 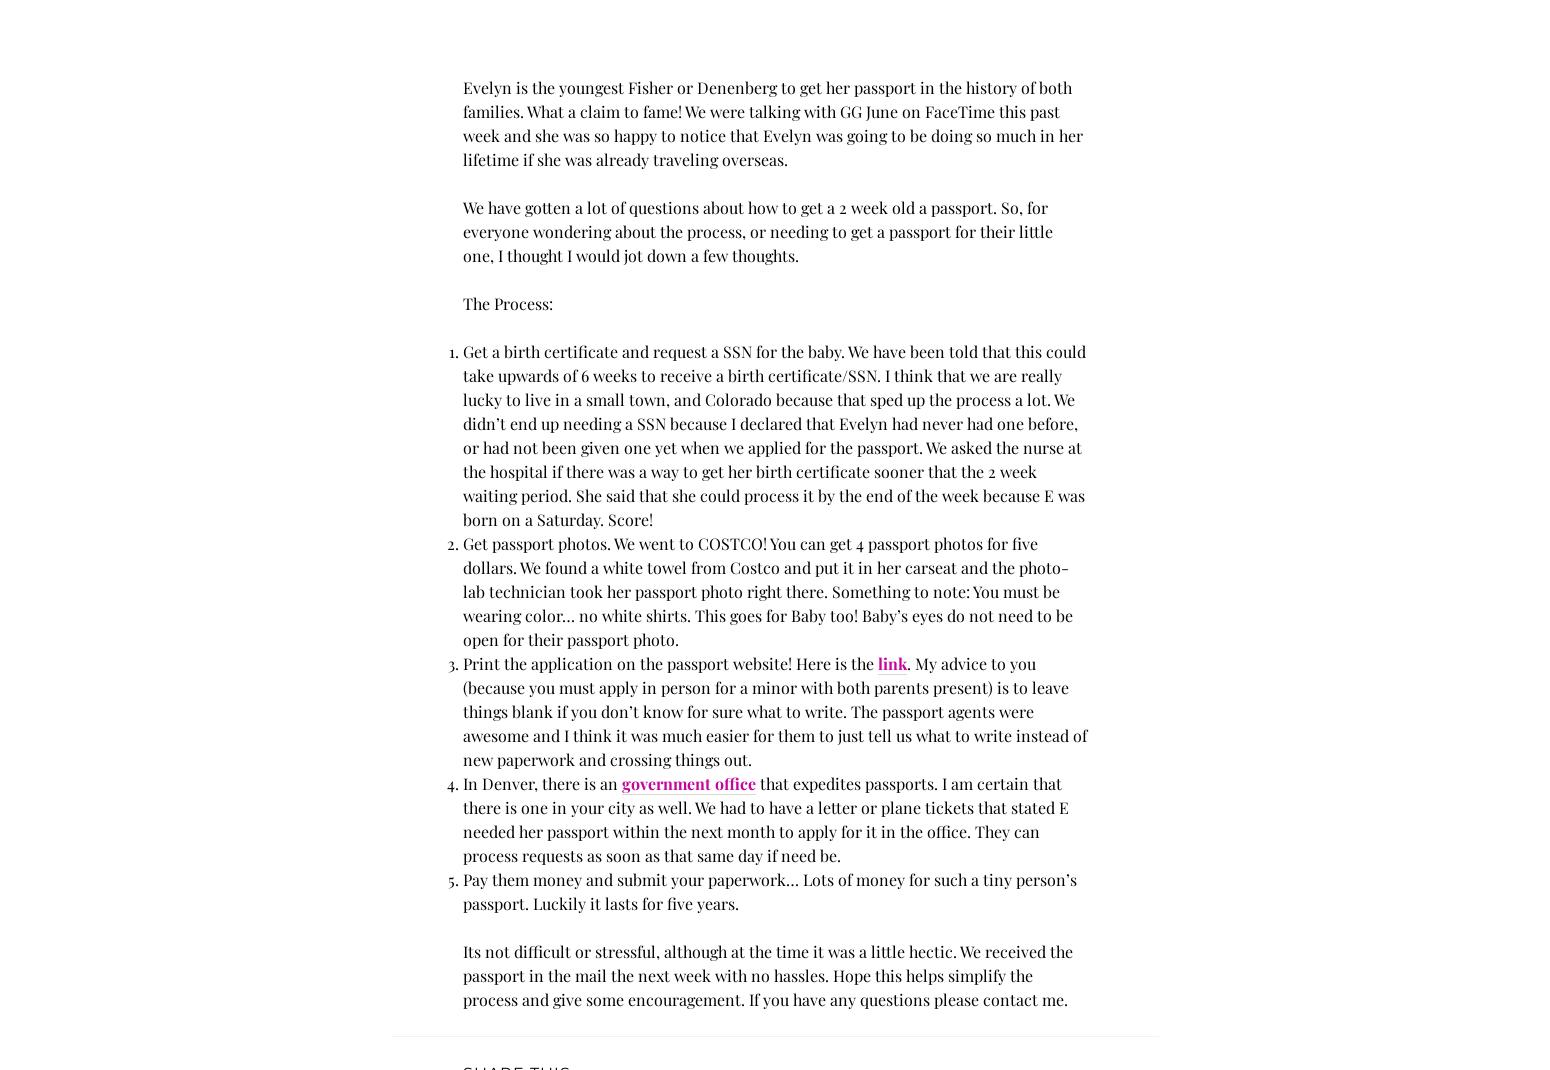 What do you see at coordinates (772, 123) in the screenshot?
I see `'Evelyn is the youngest Fisher or Denenberg to get her passport in the history of both families. What a claim to fame! We were talking with GG June on FaceTime this past week and she was so happy to notice that Evelyn was going to be doing so much in her lifetime if she was already traveling overseas.'` at bounding box center [772, 123].